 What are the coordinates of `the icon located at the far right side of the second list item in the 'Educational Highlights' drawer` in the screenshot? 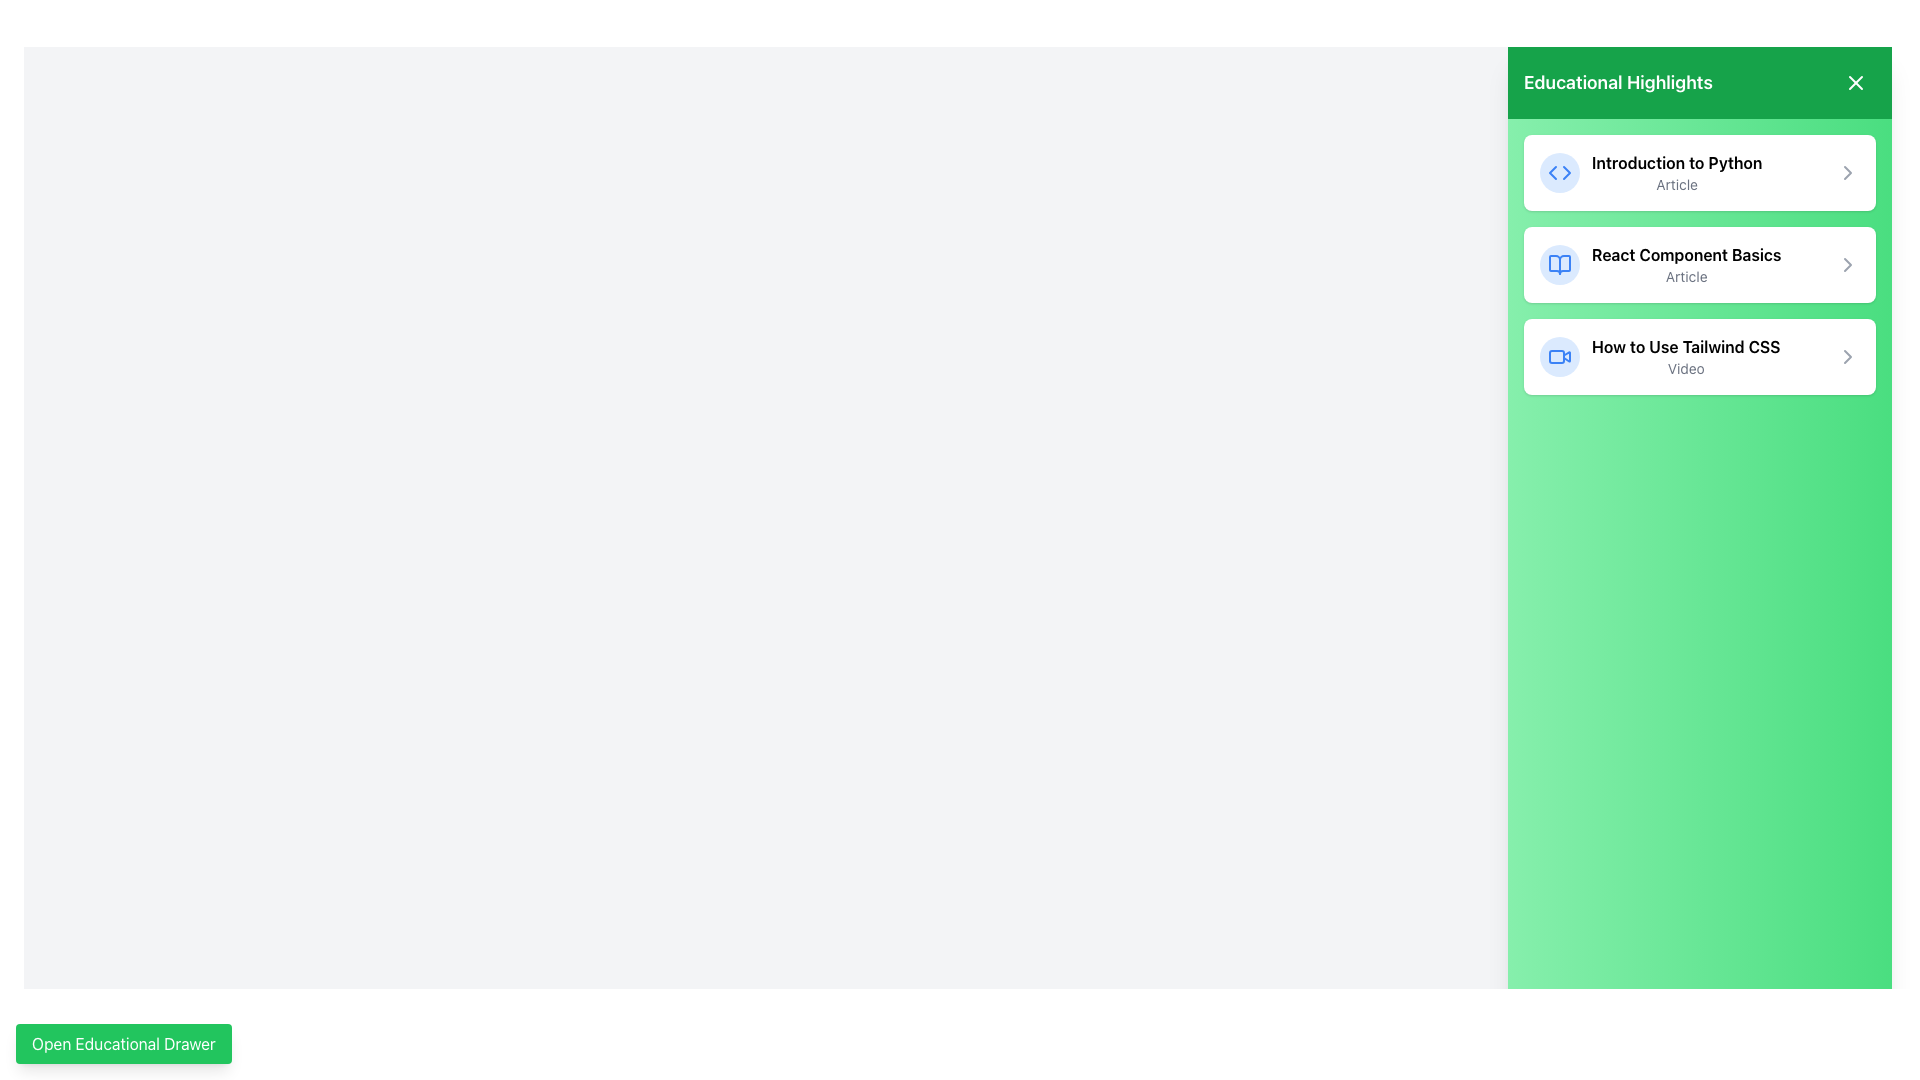 It's located at (1847, 264).